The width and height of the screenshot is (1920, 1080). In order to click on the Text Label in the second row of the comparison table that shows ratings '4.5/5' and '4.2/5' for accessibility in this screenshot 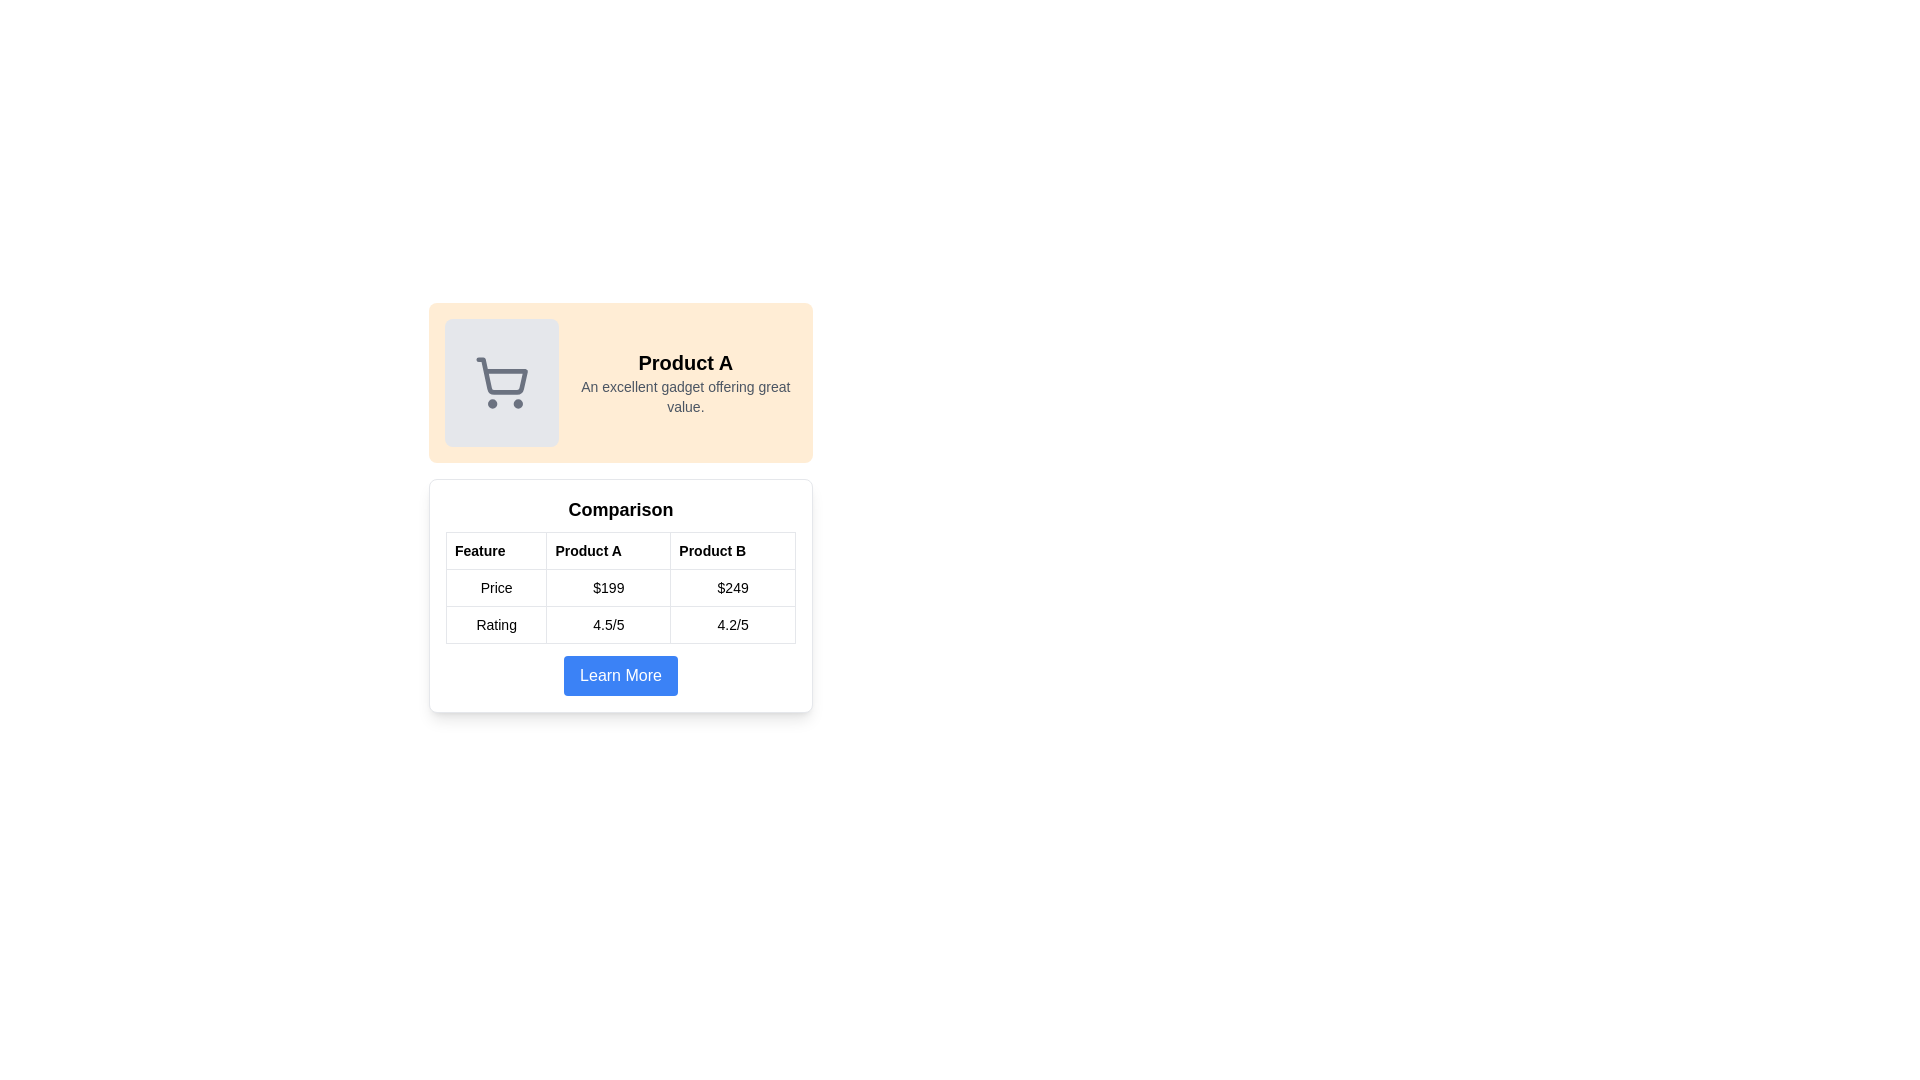, I will do `click(619, 623)`.